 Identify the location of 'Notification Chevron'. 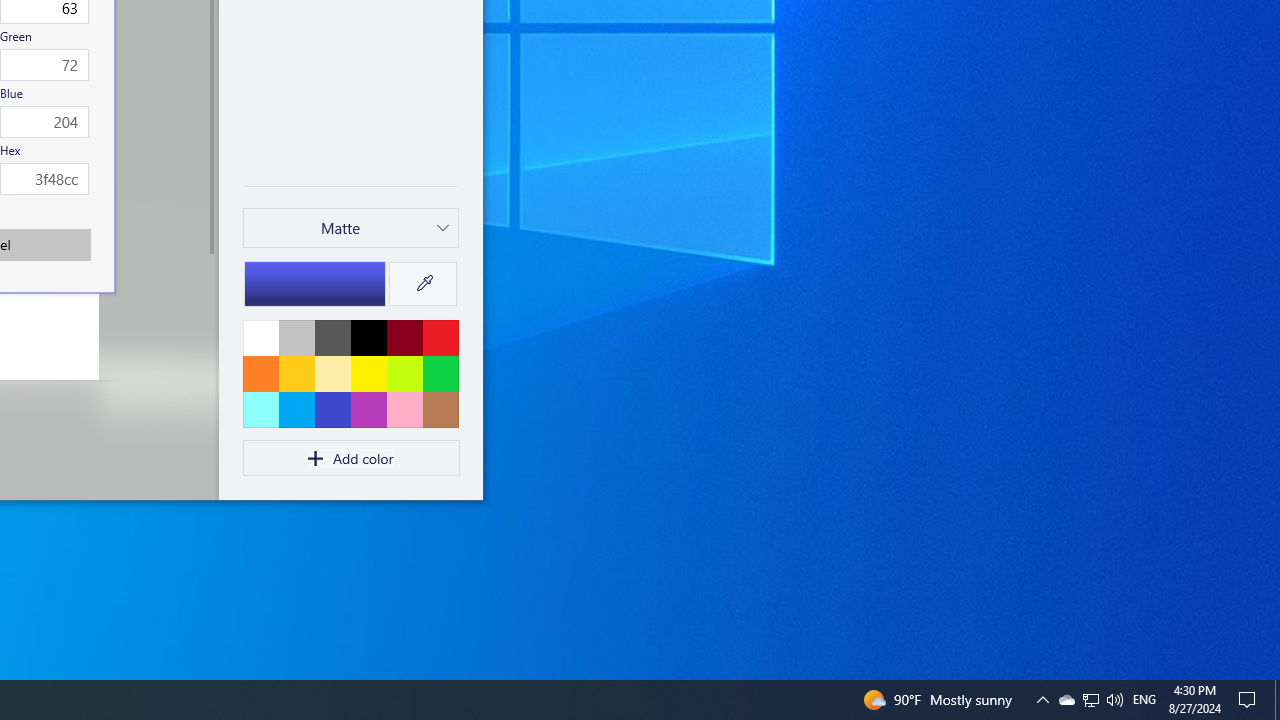
(1090, 698).